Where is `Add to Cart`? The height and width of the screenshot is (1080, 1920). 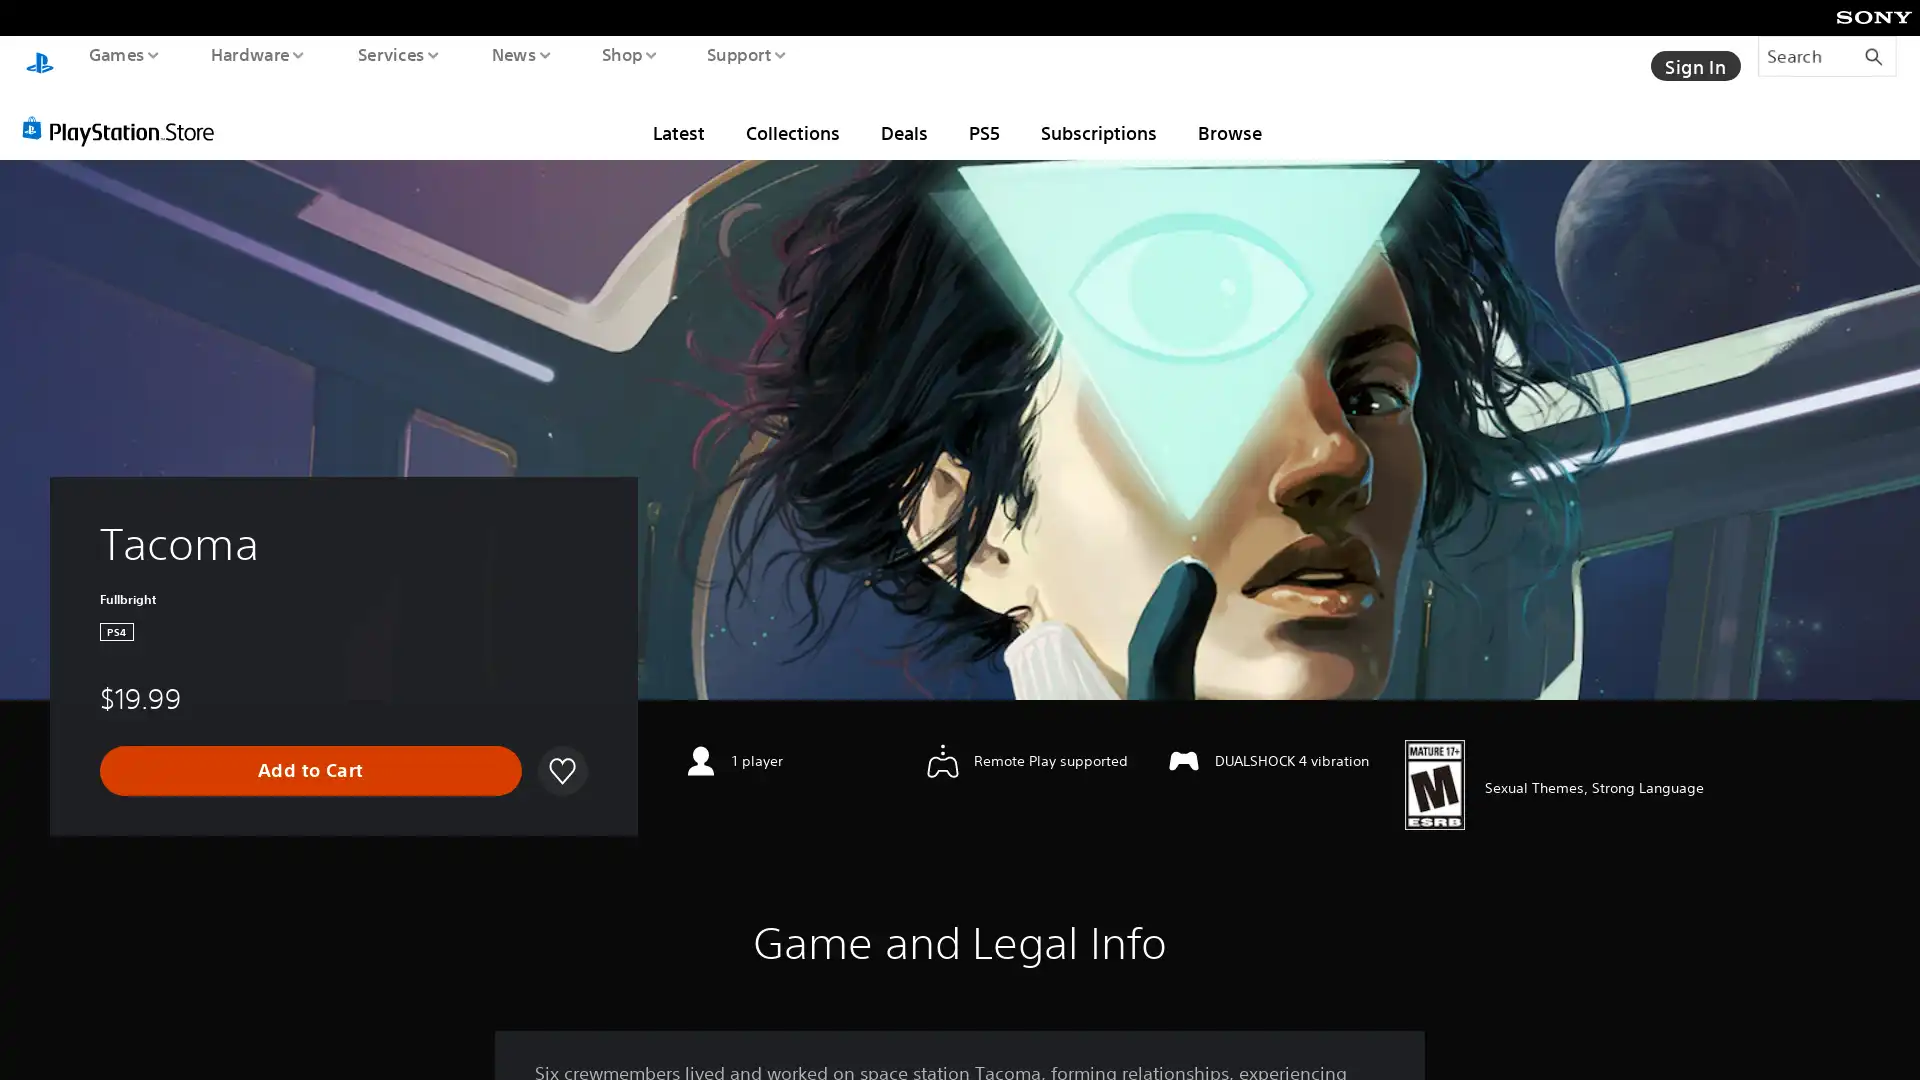
Add to Cart is located at coordinates (310, 751).